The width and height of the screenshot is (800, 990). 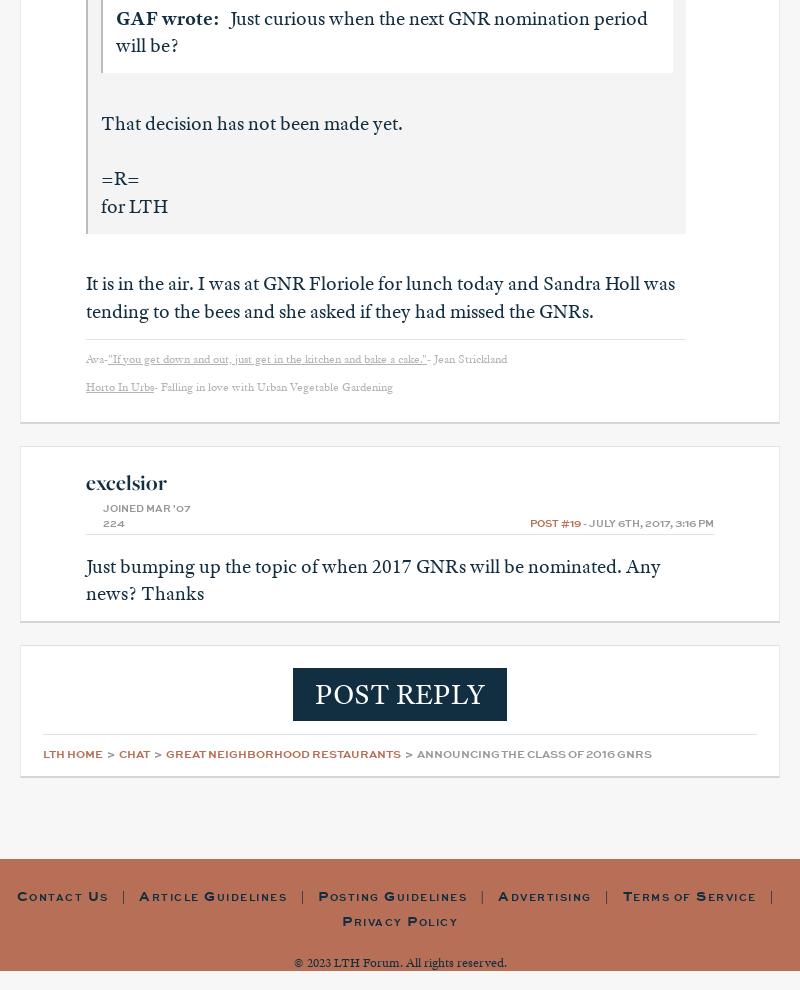 I want to click on 'Great Neighborhood Restaurants', so click(x=283, y=754).